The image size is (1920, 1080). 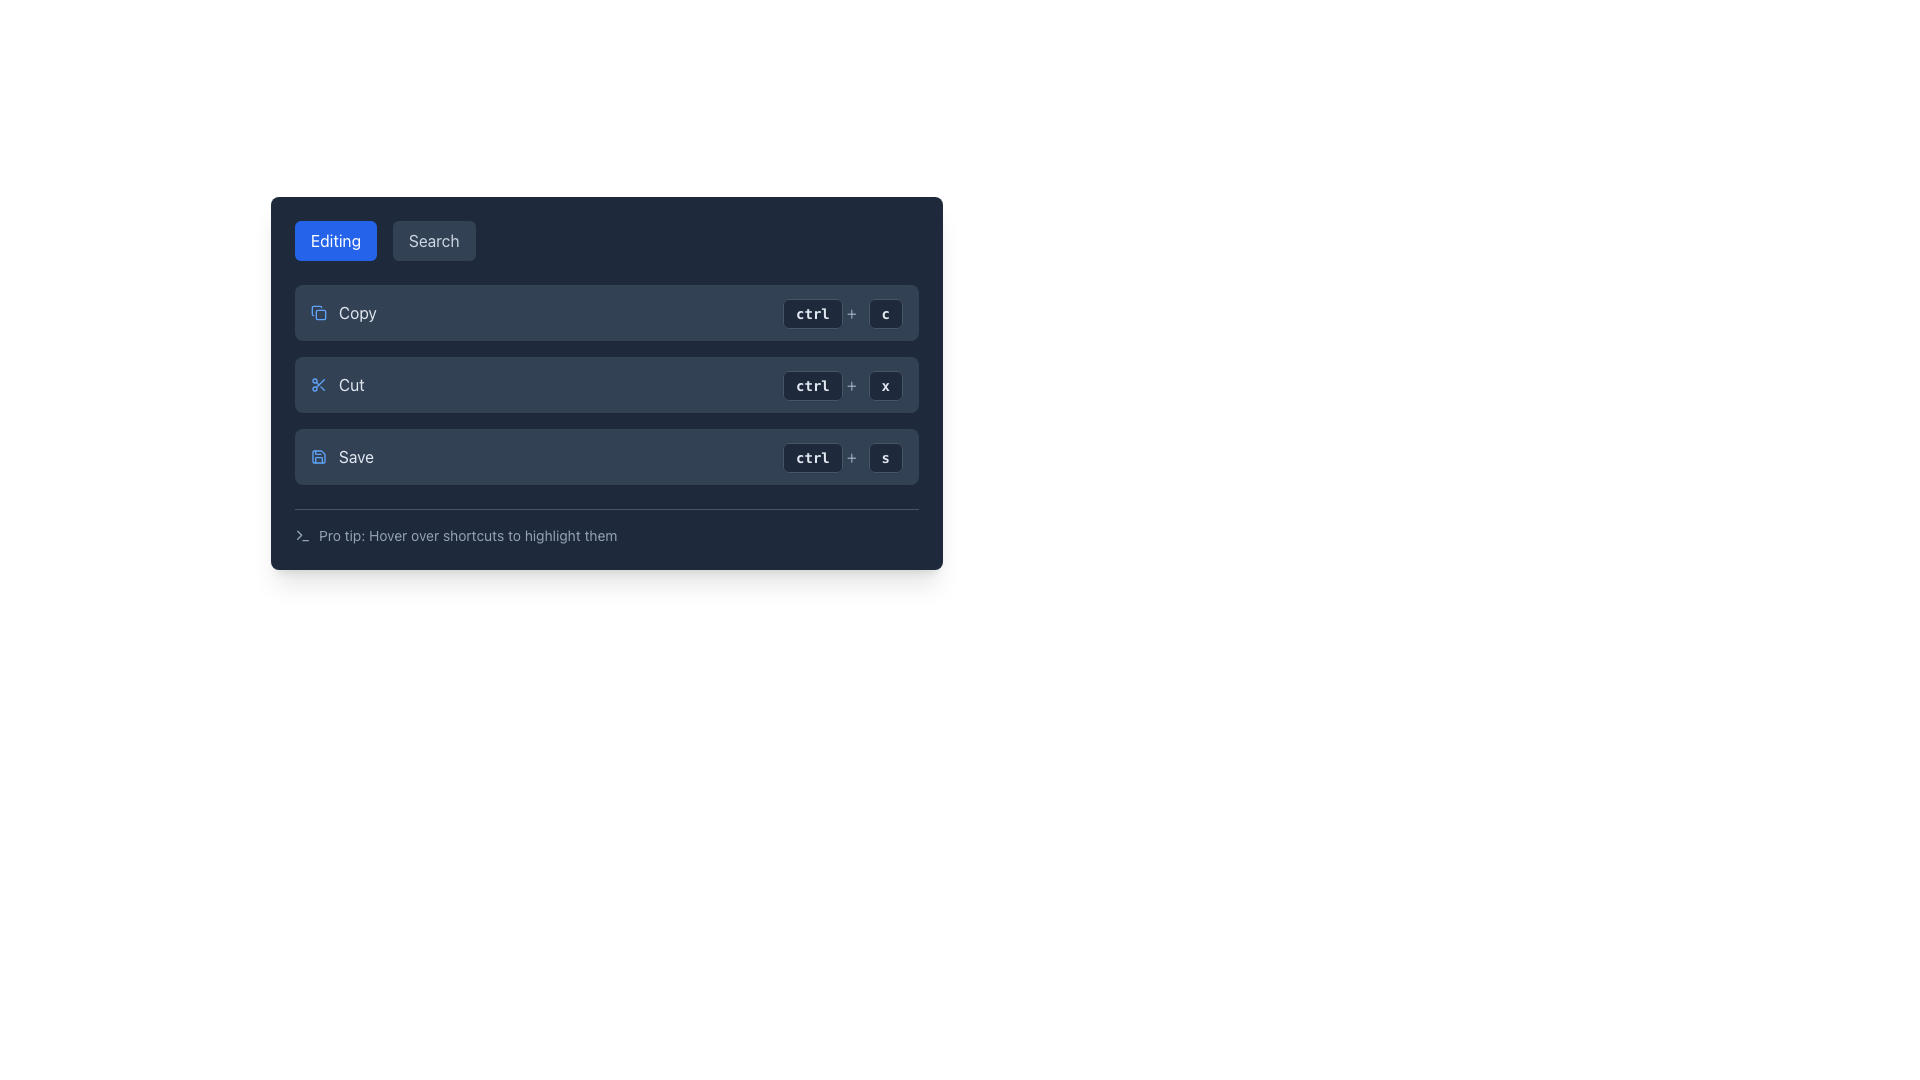 I want to click on the text label displaying 'ctrl+' which is styled with 'ctrl' in bold and highlighted text, located adjacent to the 'Copy' label on the left and 'c' on the right, so click(x=821, y=312).